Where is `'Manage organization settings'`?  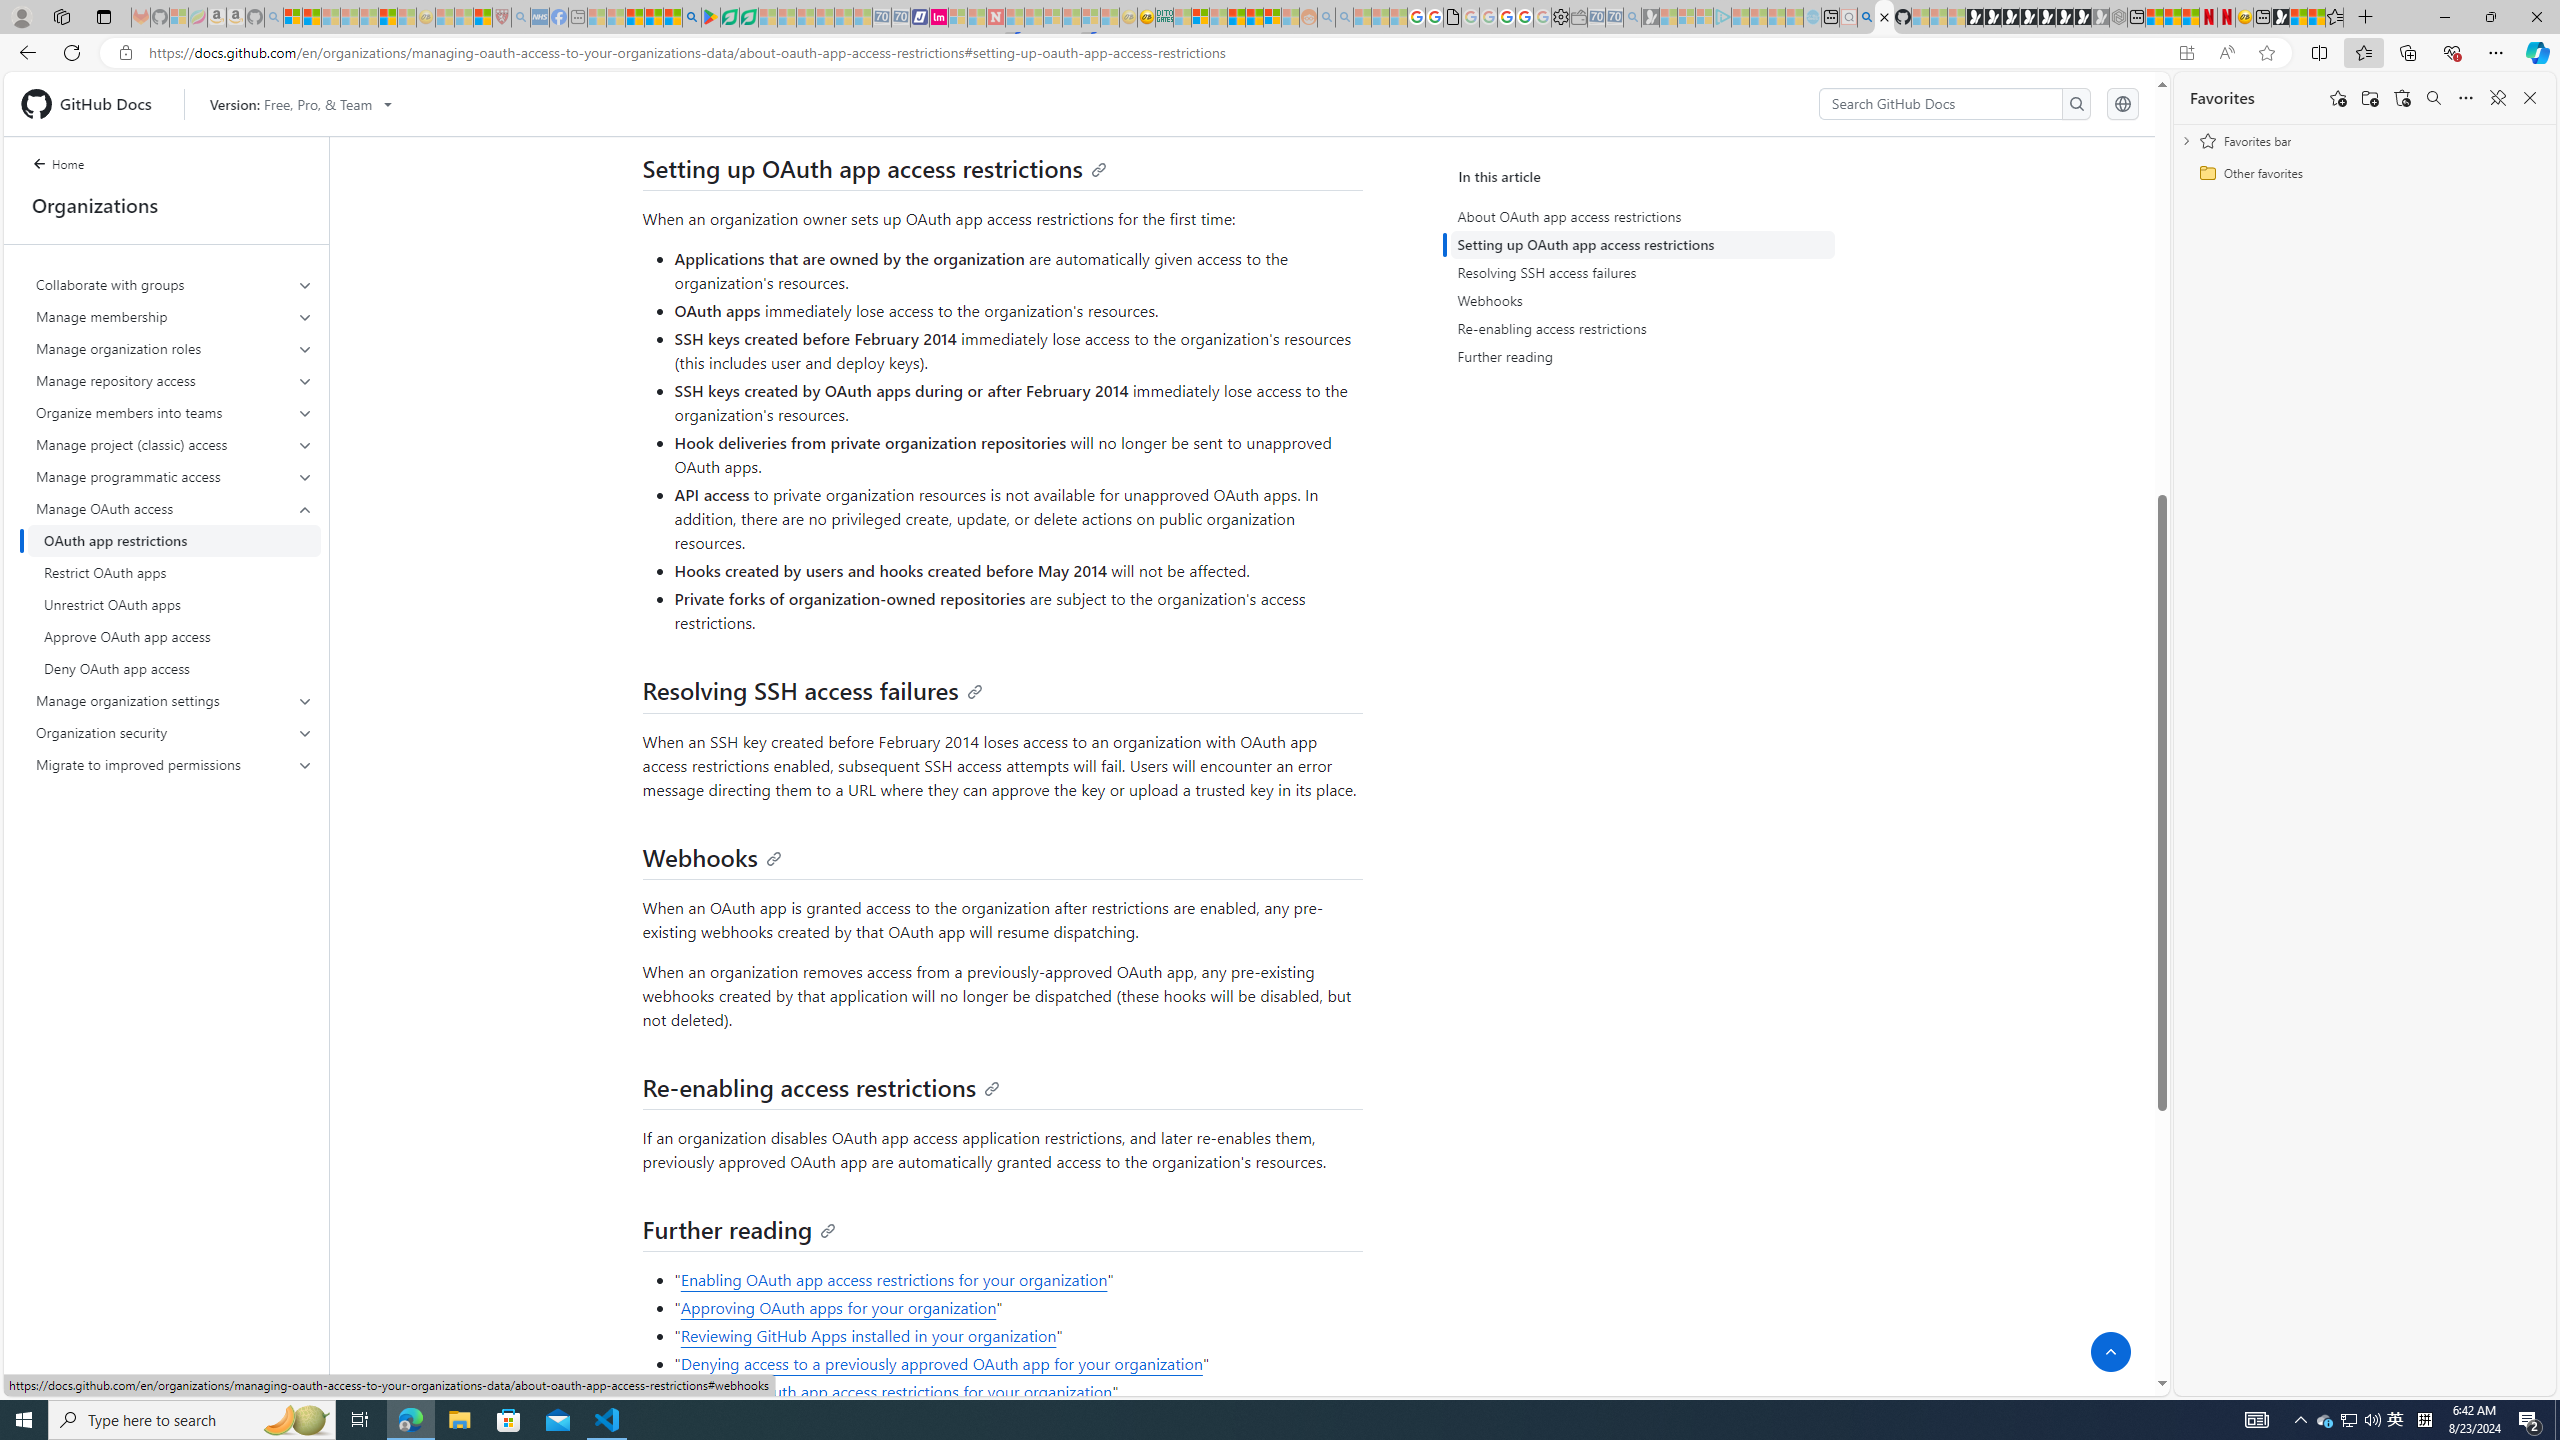
'Manage organization settings' is located at coordinates (175, 700).